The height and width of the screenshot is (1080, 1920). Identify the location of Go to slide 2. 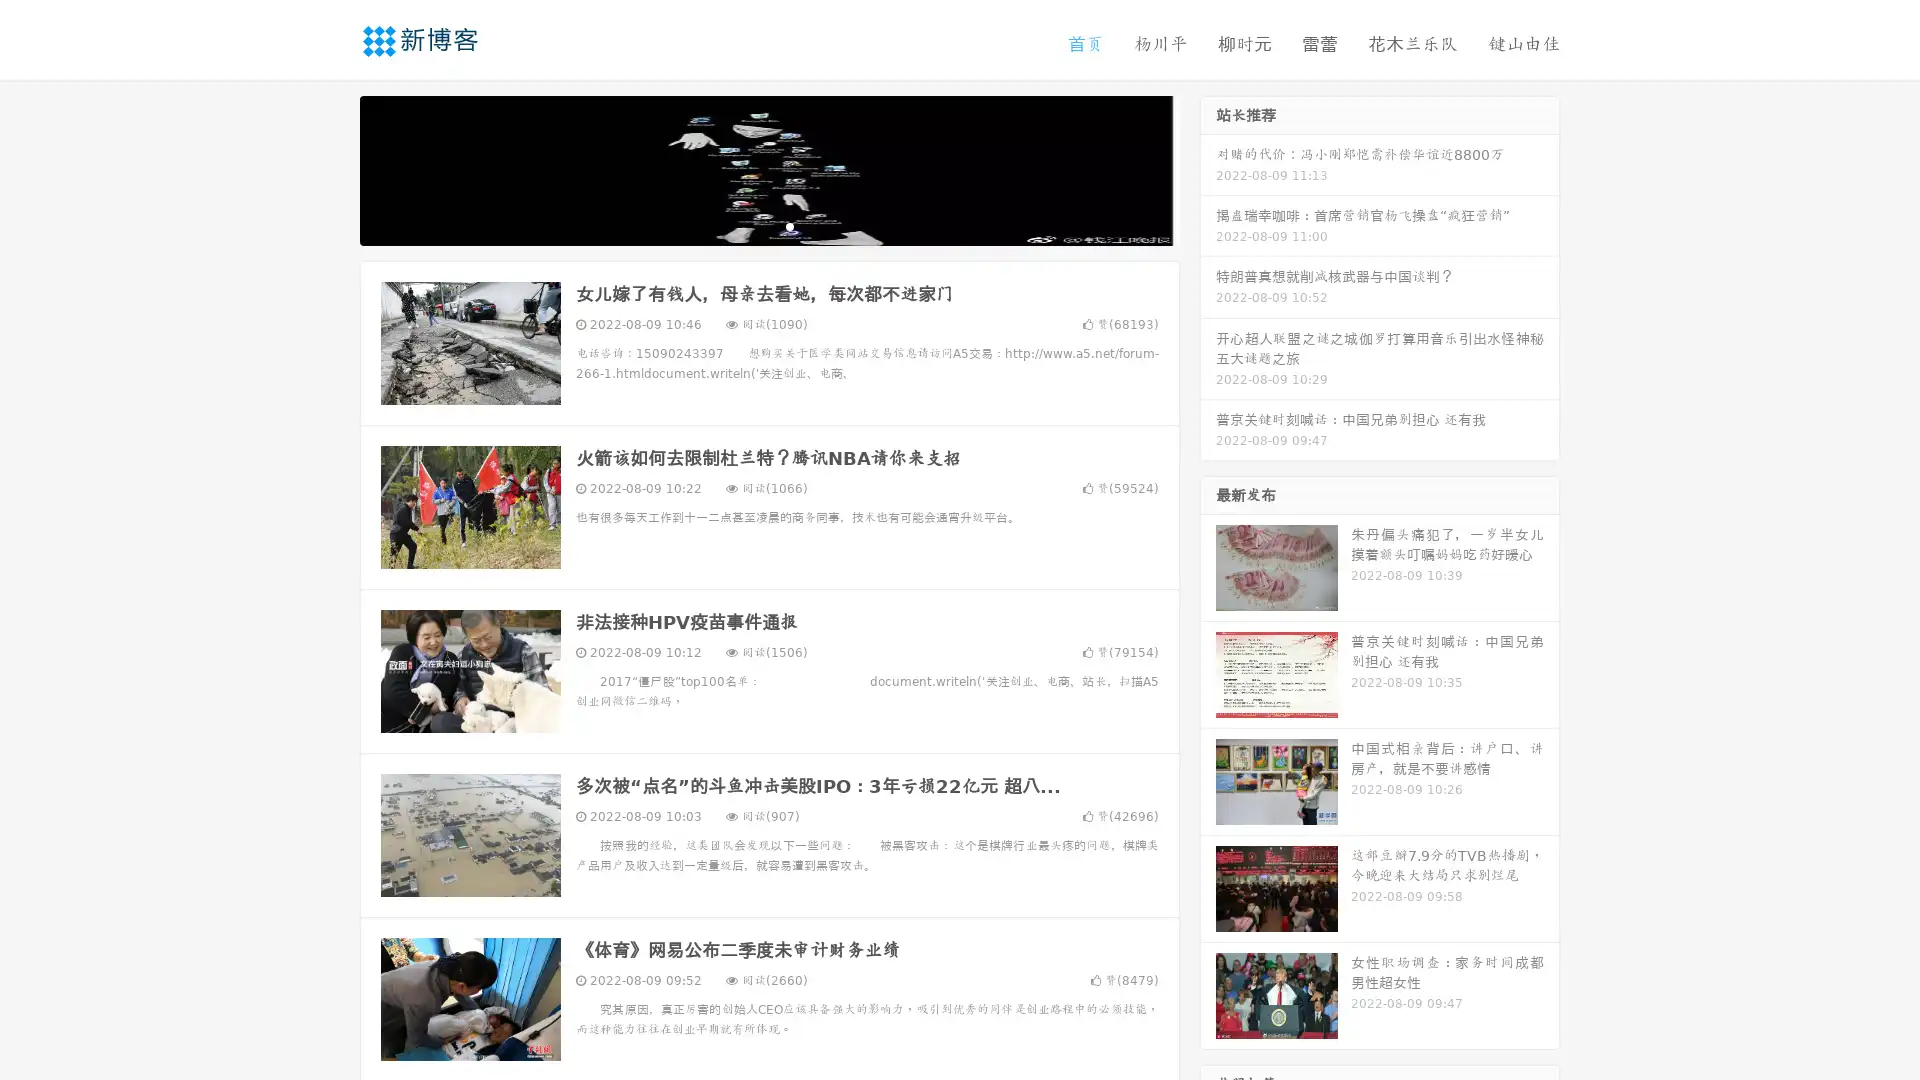
(768, 225).